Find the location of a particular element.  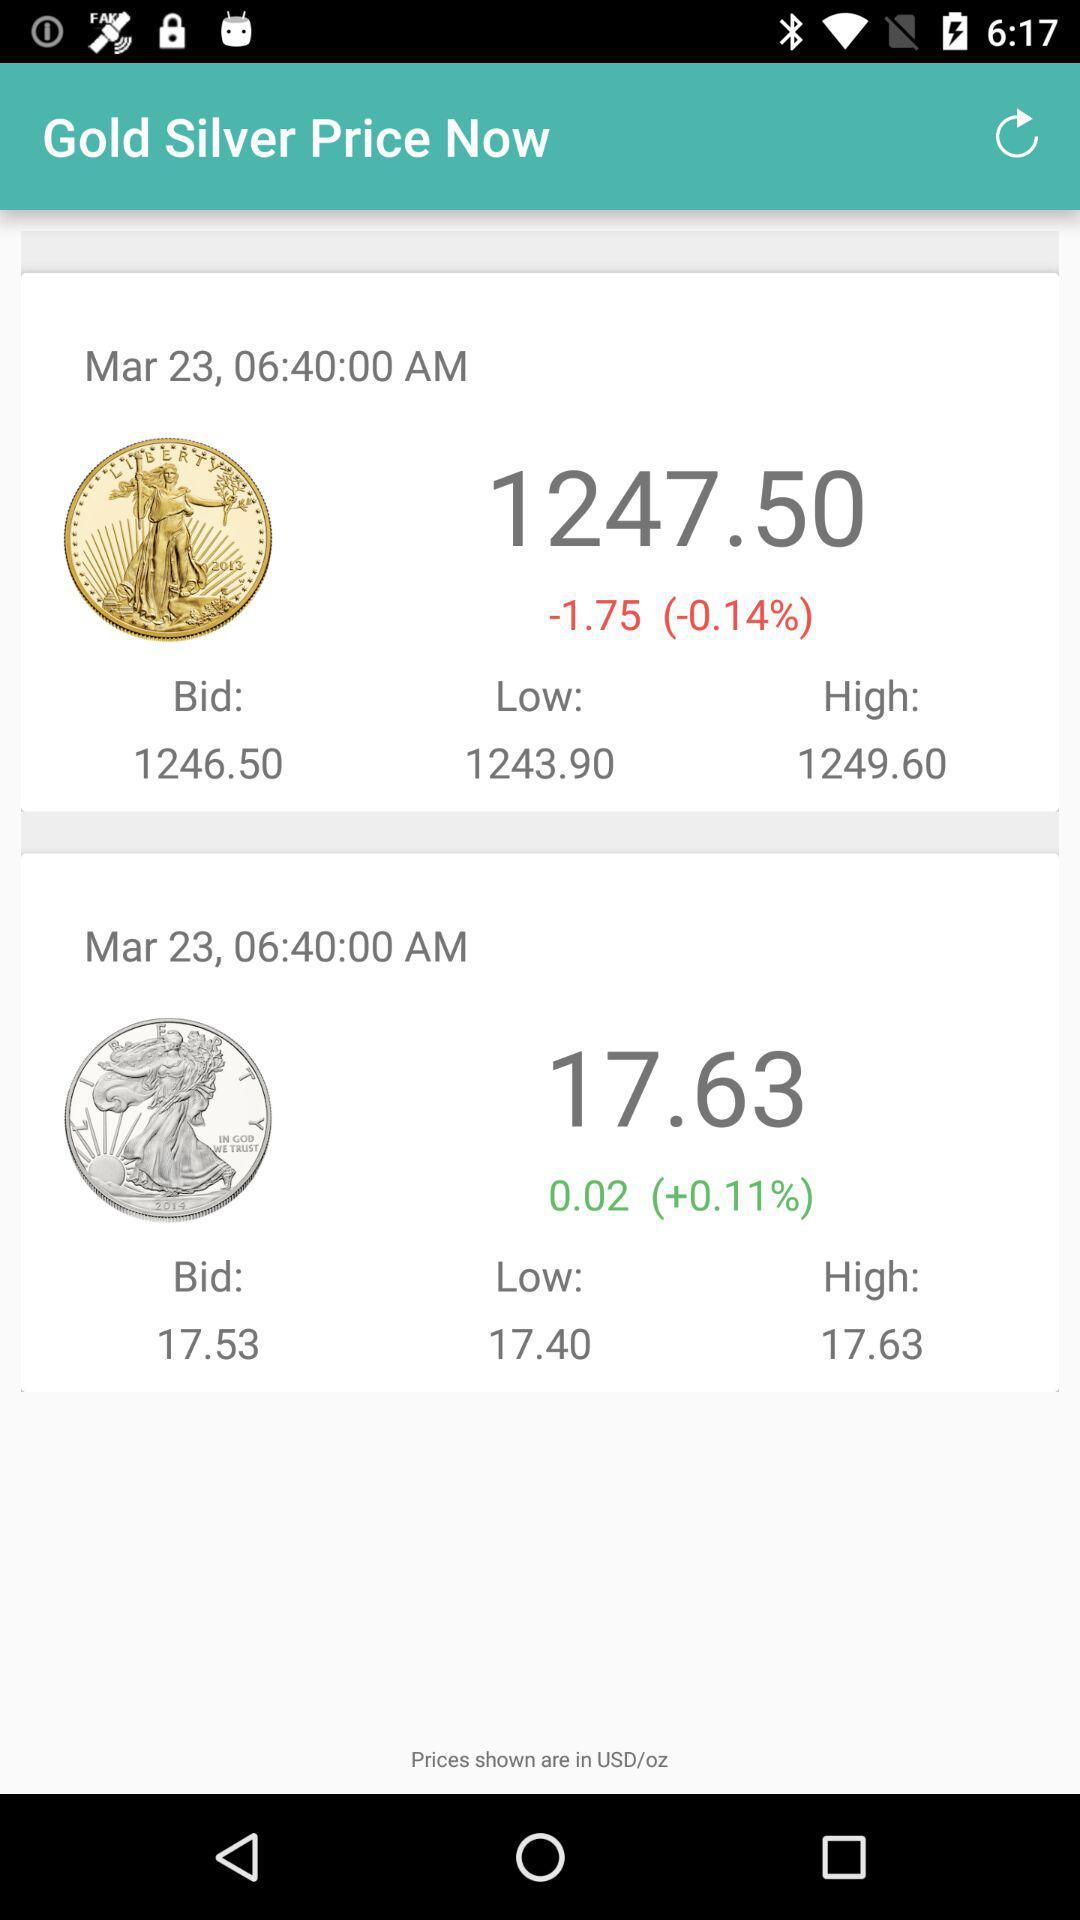

the icon above the 1247.50 icon is located at coordinates (1017, 135).